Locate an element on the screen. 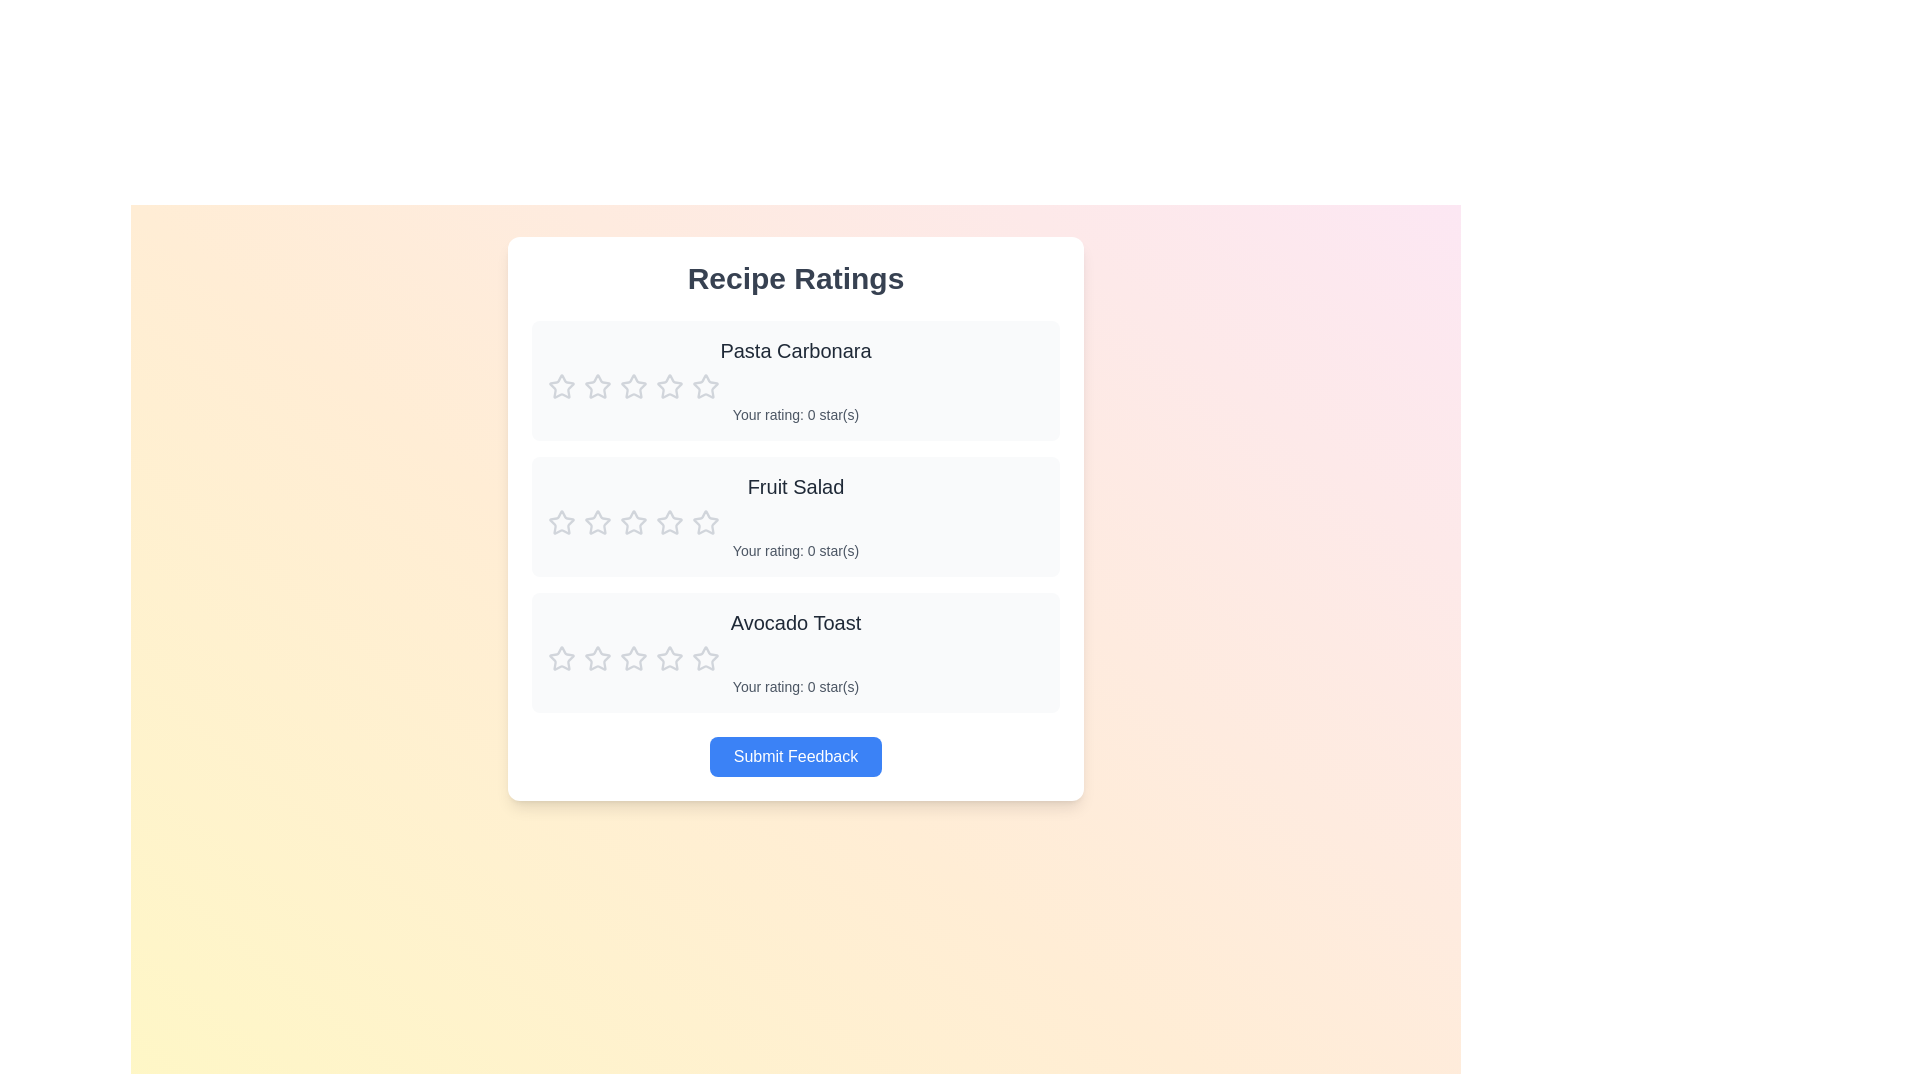 This screenshot has height=1080, width=1920. the star-shaped rating button for the 'Pasta Carbonara' recipe, which is the first star in a sequence of five rating stars is located at coordinates (560, 386).